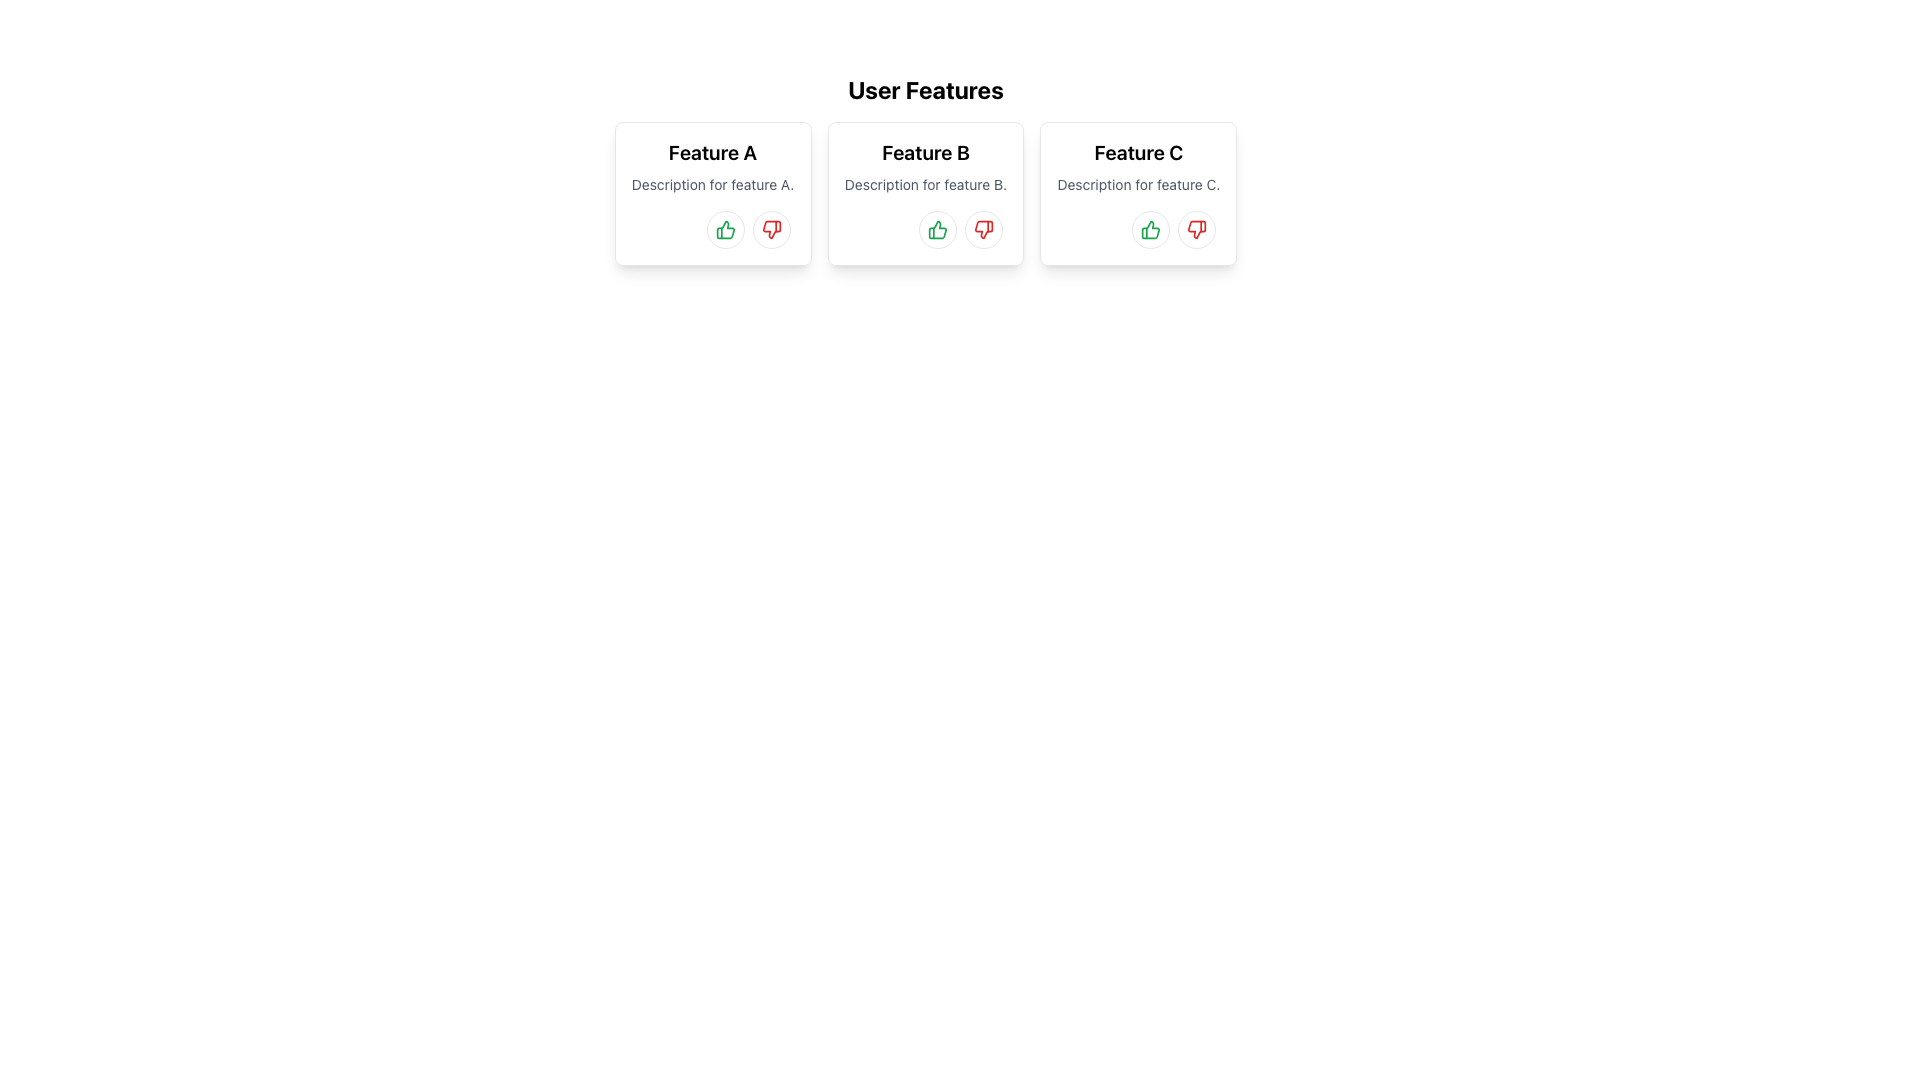  Describe the element at coordinates (925, 185) in the screenshot. I see `the static text label reading 'Description for feature B.' which is positioned below the title 'Feature B' in the central card of the layout` at that location.